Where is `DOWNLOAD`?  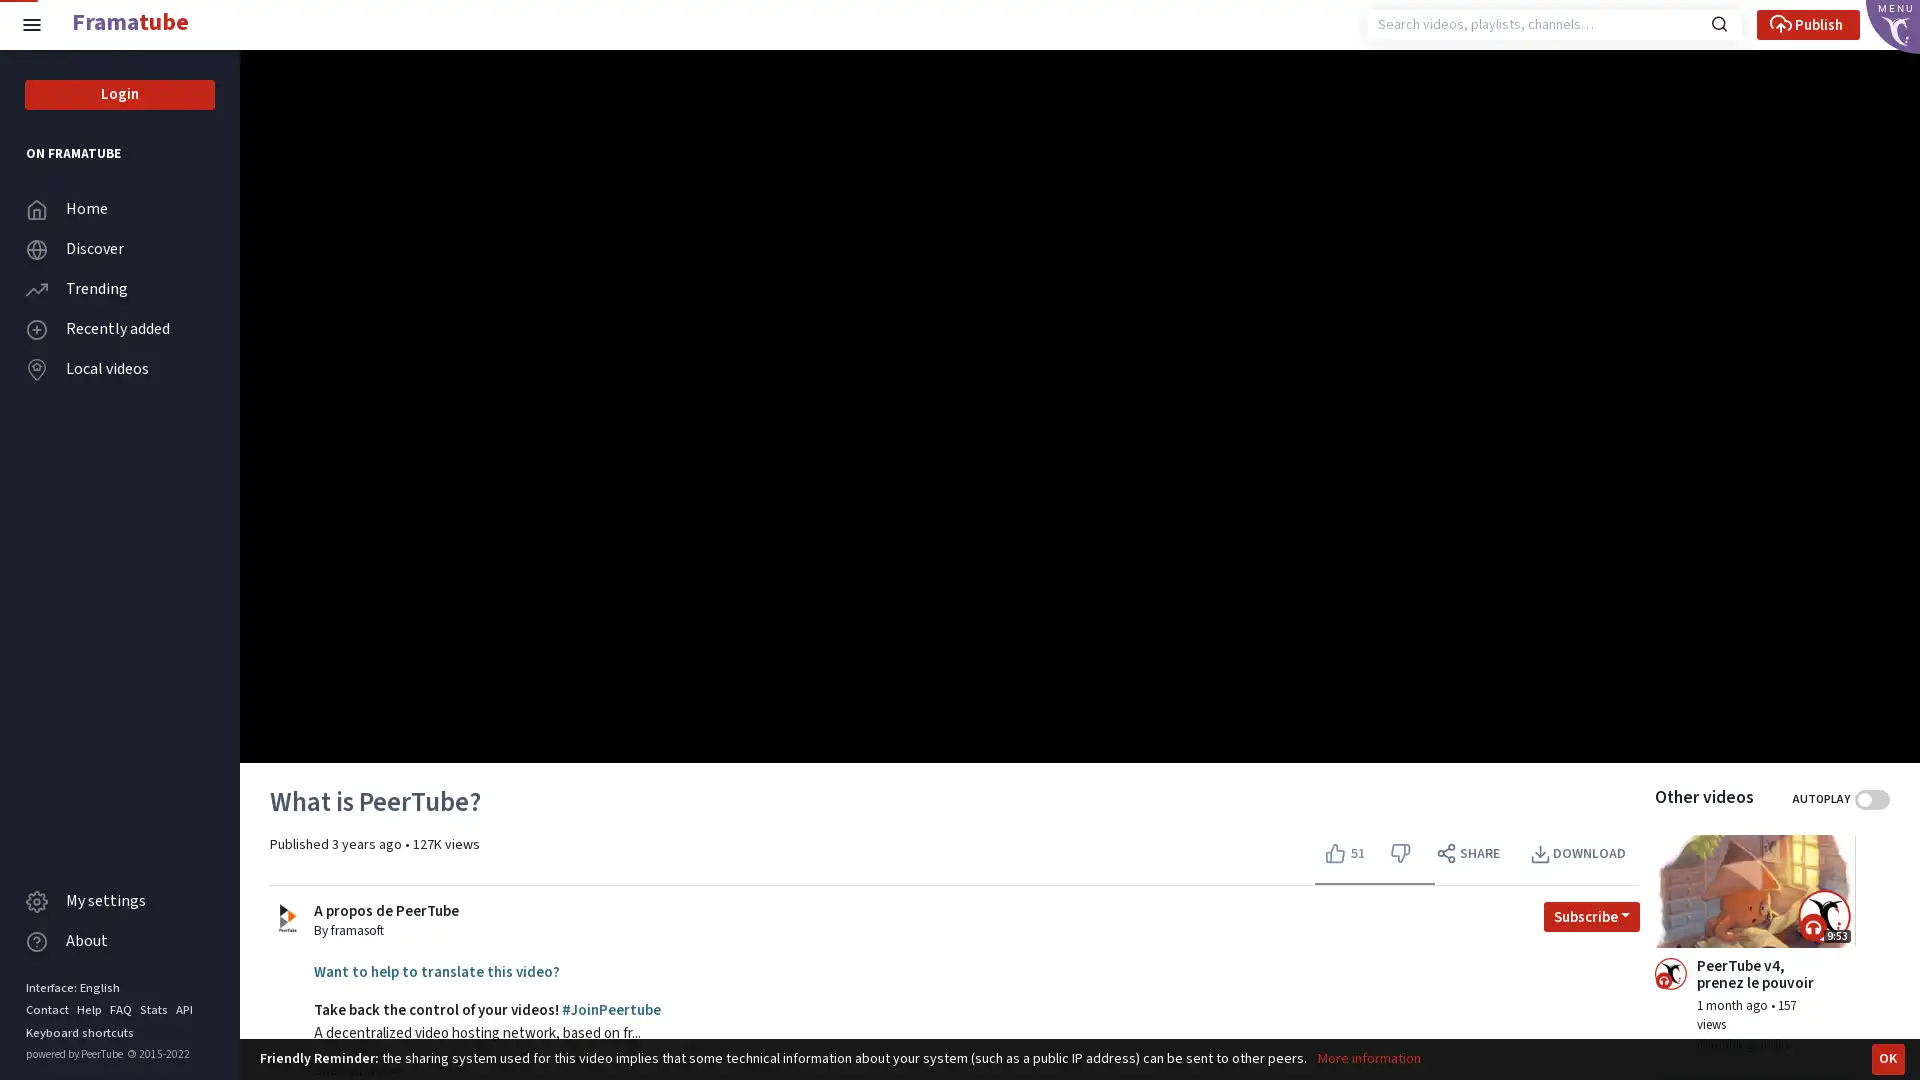 DOWNLOAD is located at coordinates (1578, 853).